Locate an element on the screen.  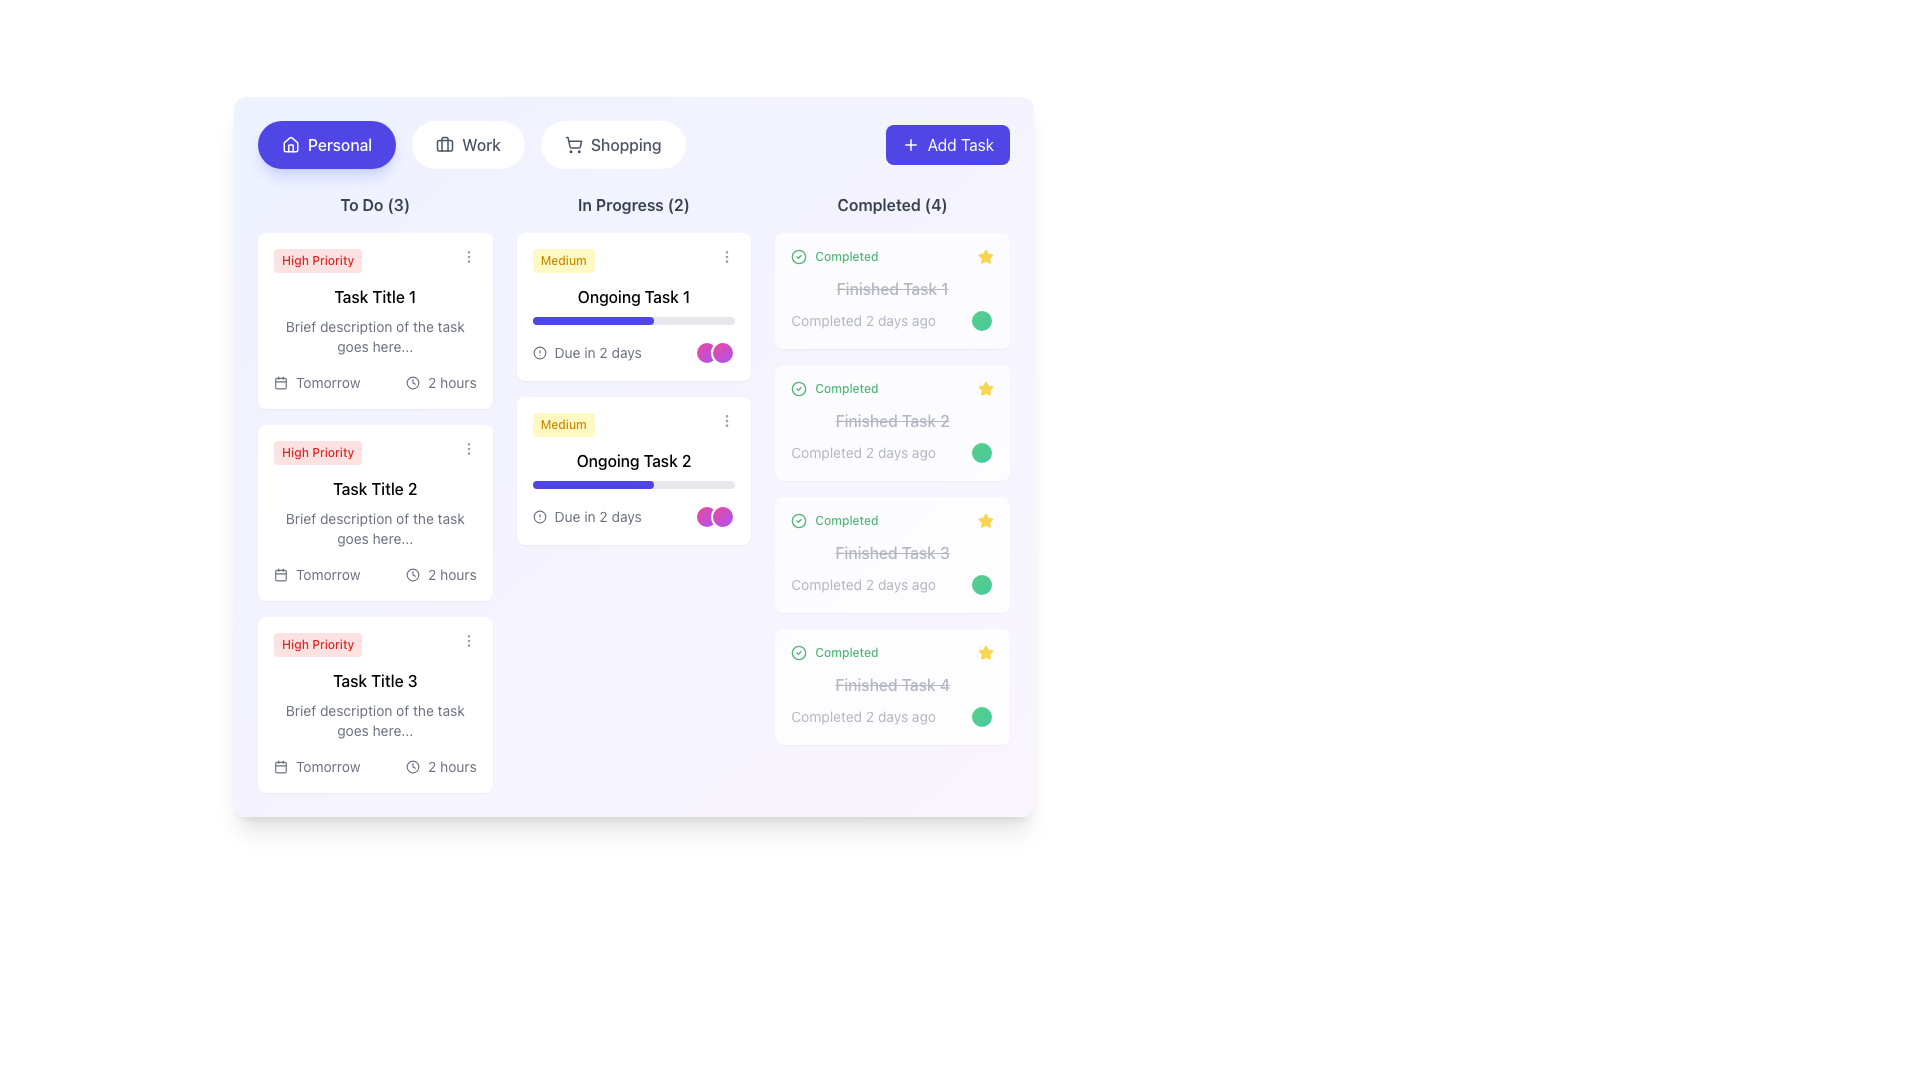
the label displaying 'Due in 2 days' with a gray font color and a small alert icon on its left, located underneath the 'Ongoing Task 2' card in the 'In Progress' column is located at coordinates (586, 515).